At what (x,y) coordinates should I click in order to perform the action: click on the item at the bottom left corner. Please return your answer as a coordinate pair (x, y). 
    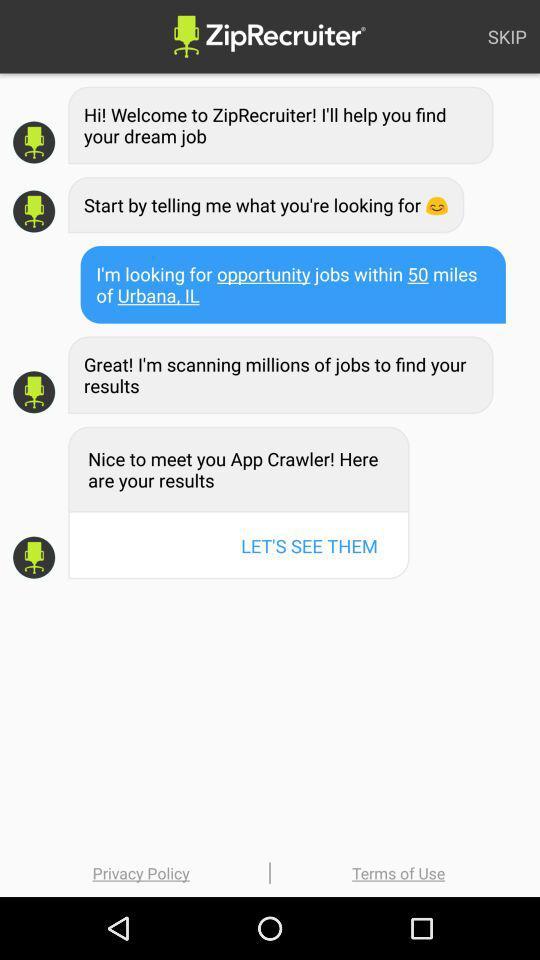
    Looking at the image, I should click on (140, 872).